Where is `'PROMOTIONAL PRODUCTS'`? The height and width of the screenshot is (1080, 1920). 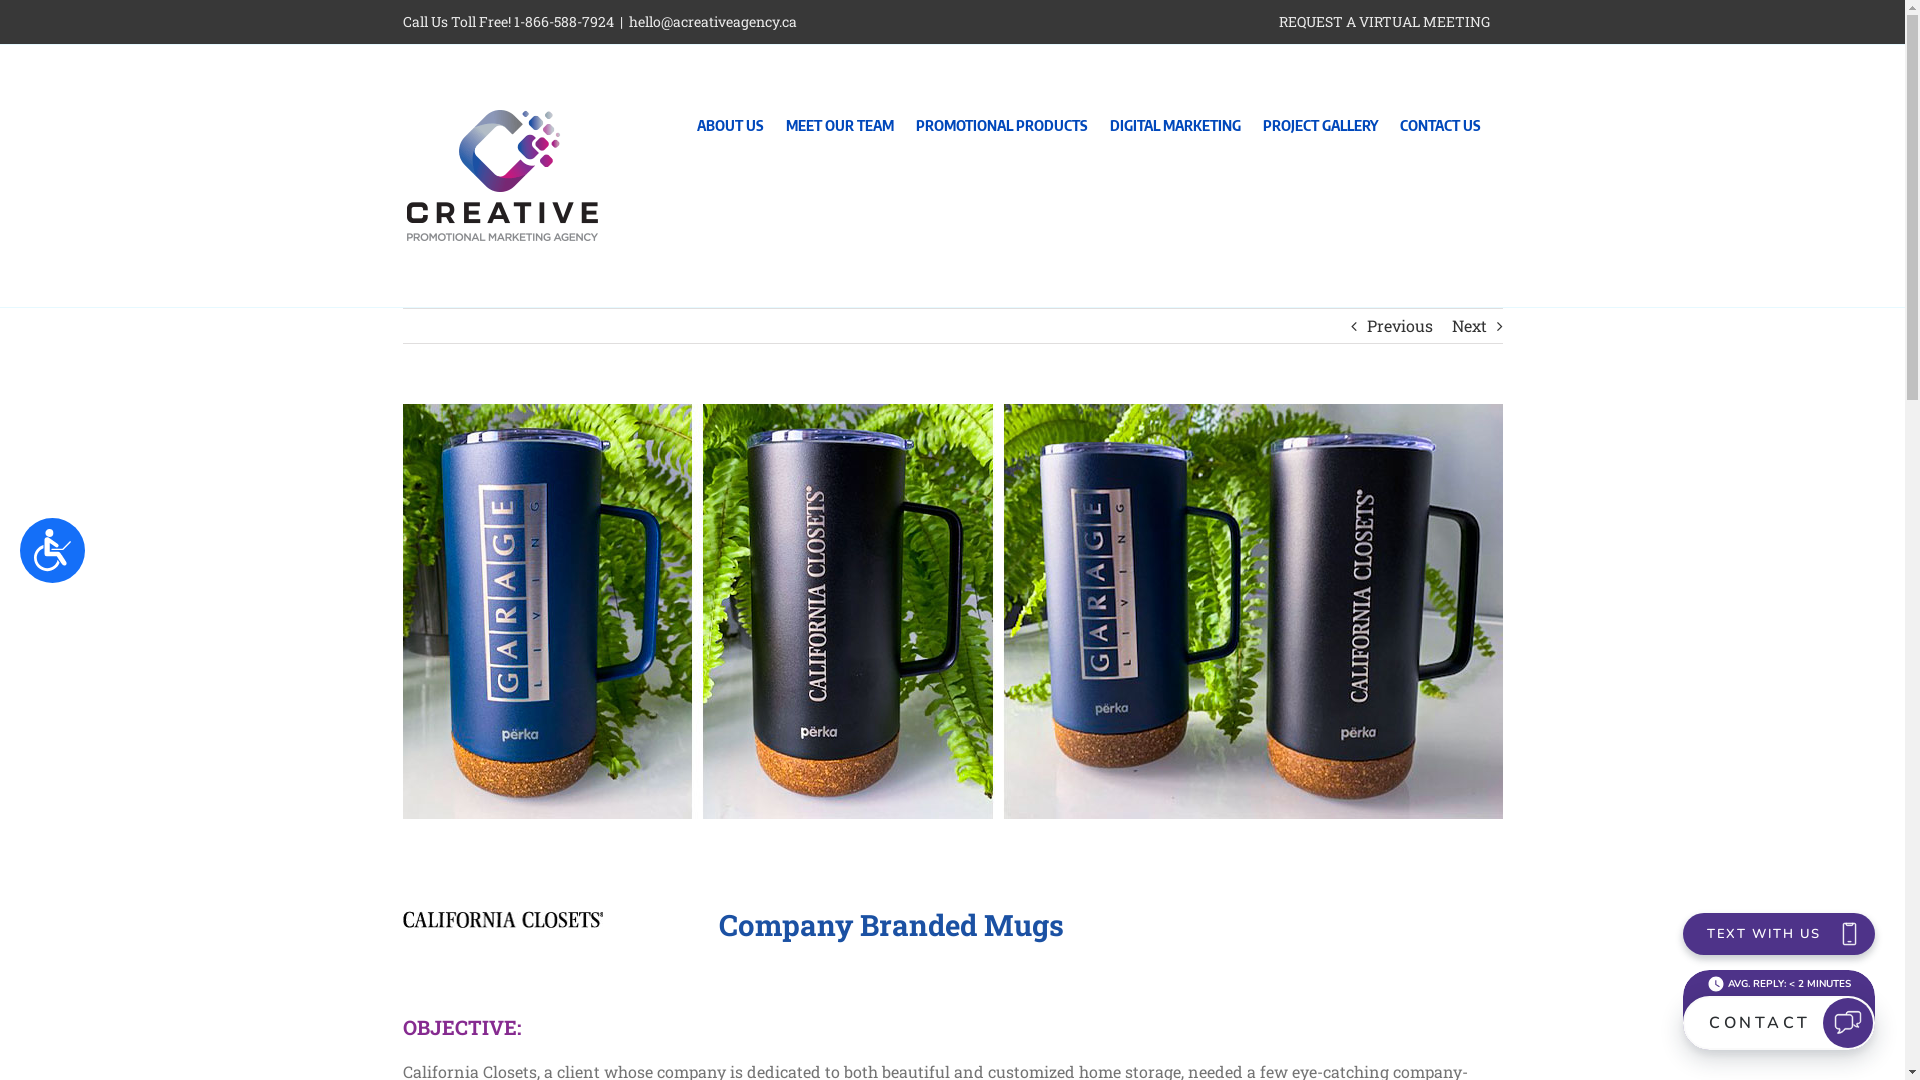
'PROMOTIONAL PRODUCTS' is located at coordinates (915, 119).